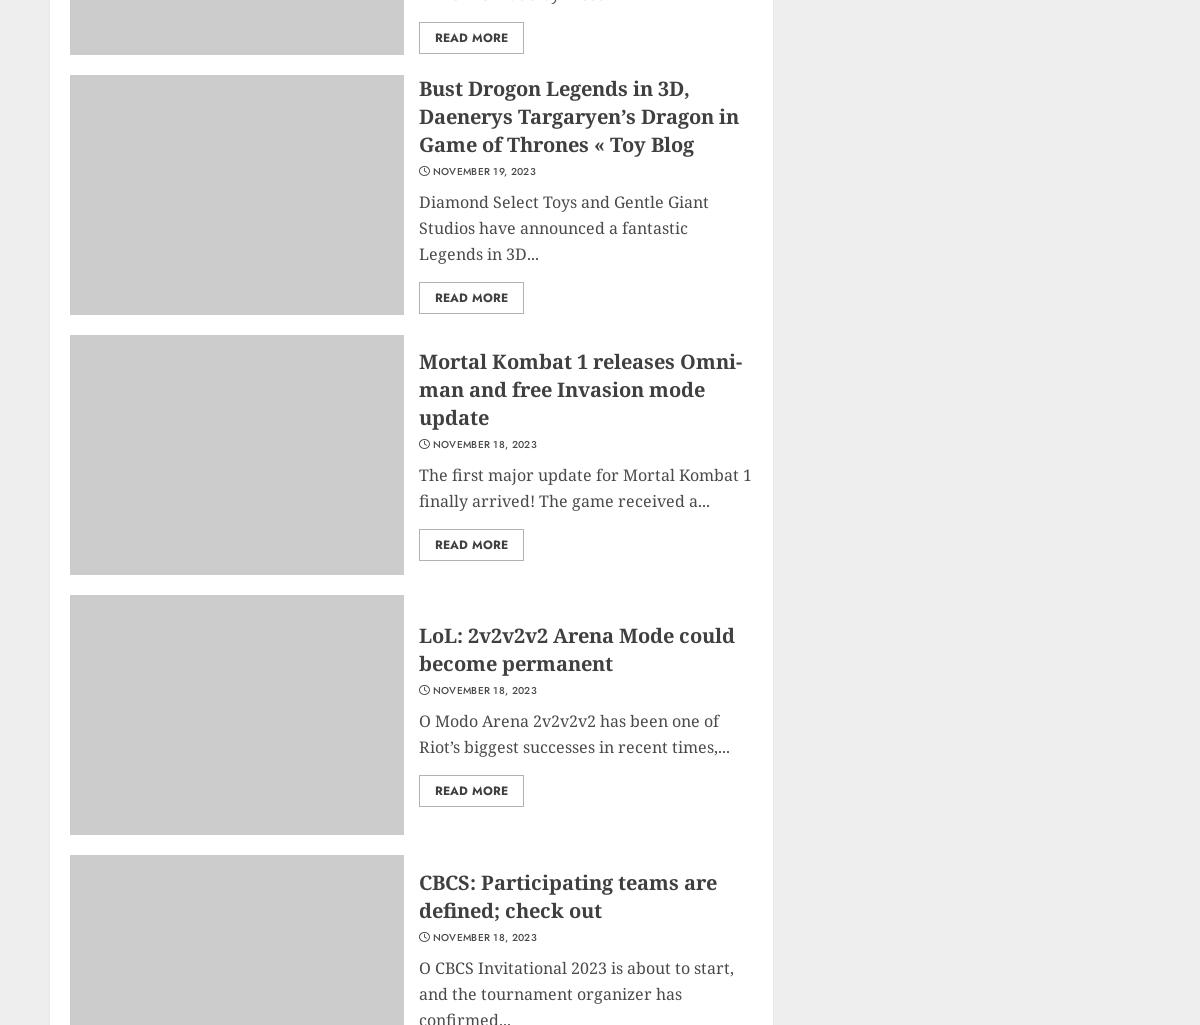 The width and height of the screenshot is (1200, 1025). What do you see at coordinates (482, 170) in the screenshot?
I see `'November 19, 2023'` at bounding box center [482, 170].